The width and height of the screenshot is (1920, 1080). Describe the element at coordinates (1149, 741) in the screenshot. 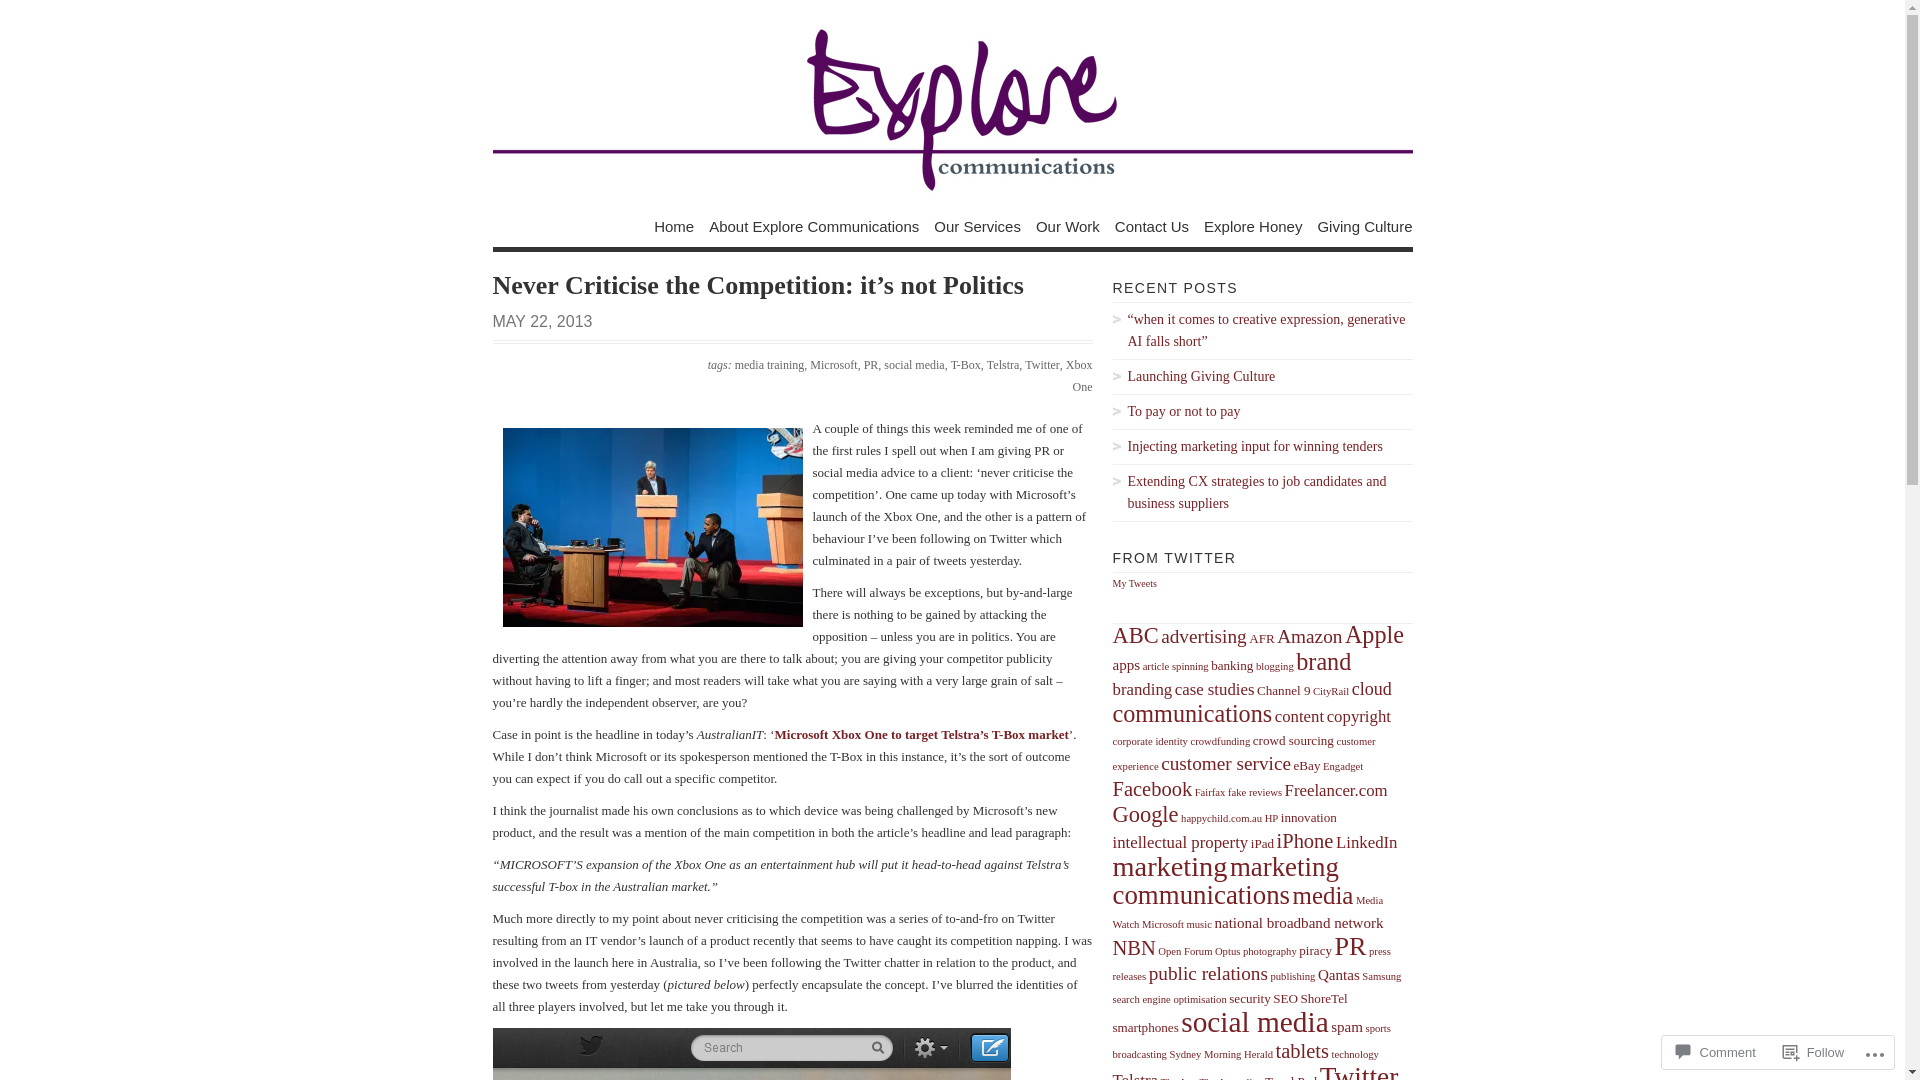

I see `'corporate identity'` at that location.